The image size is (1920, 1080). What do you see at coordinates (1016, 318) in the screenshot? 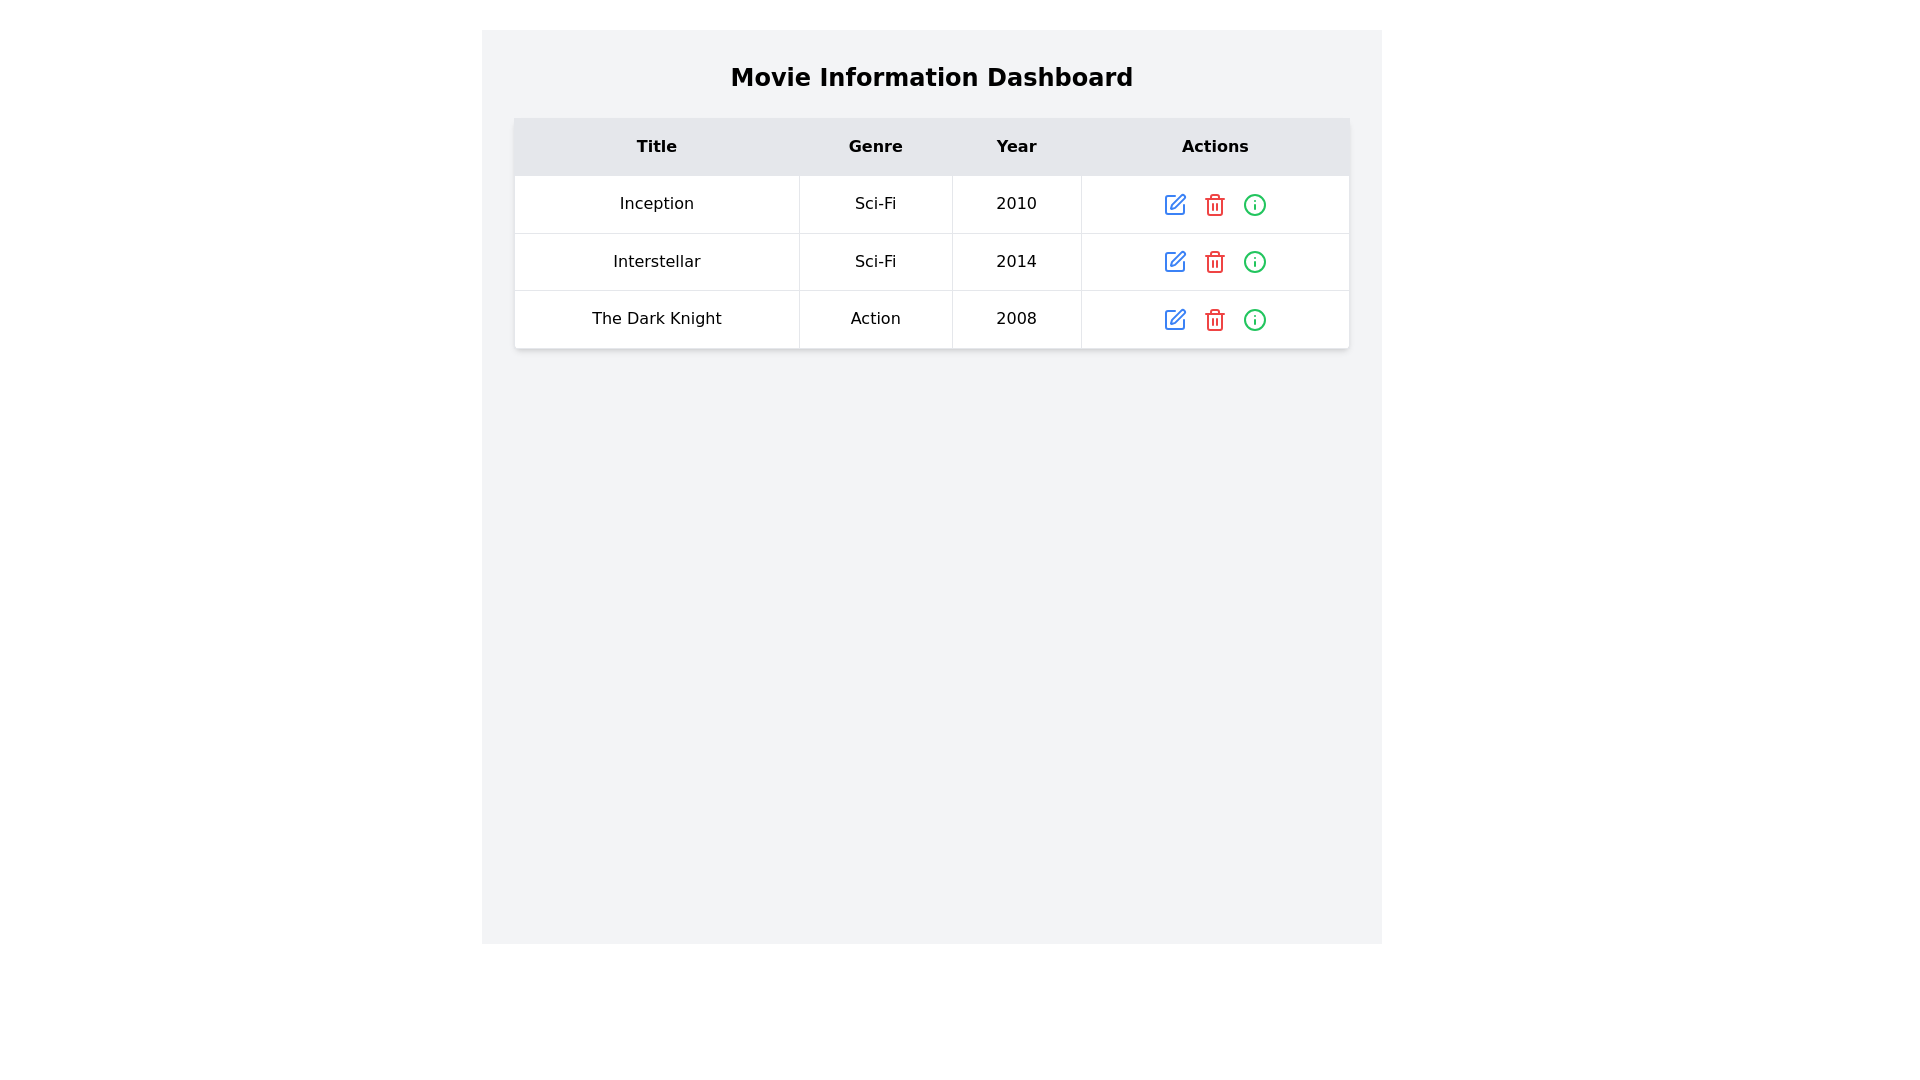
I see `the textual representation of the release year of the movie 'The Dark Knight' located in the third row under the 'Year' column of the movie information table` at bounding box center [1016, 318].